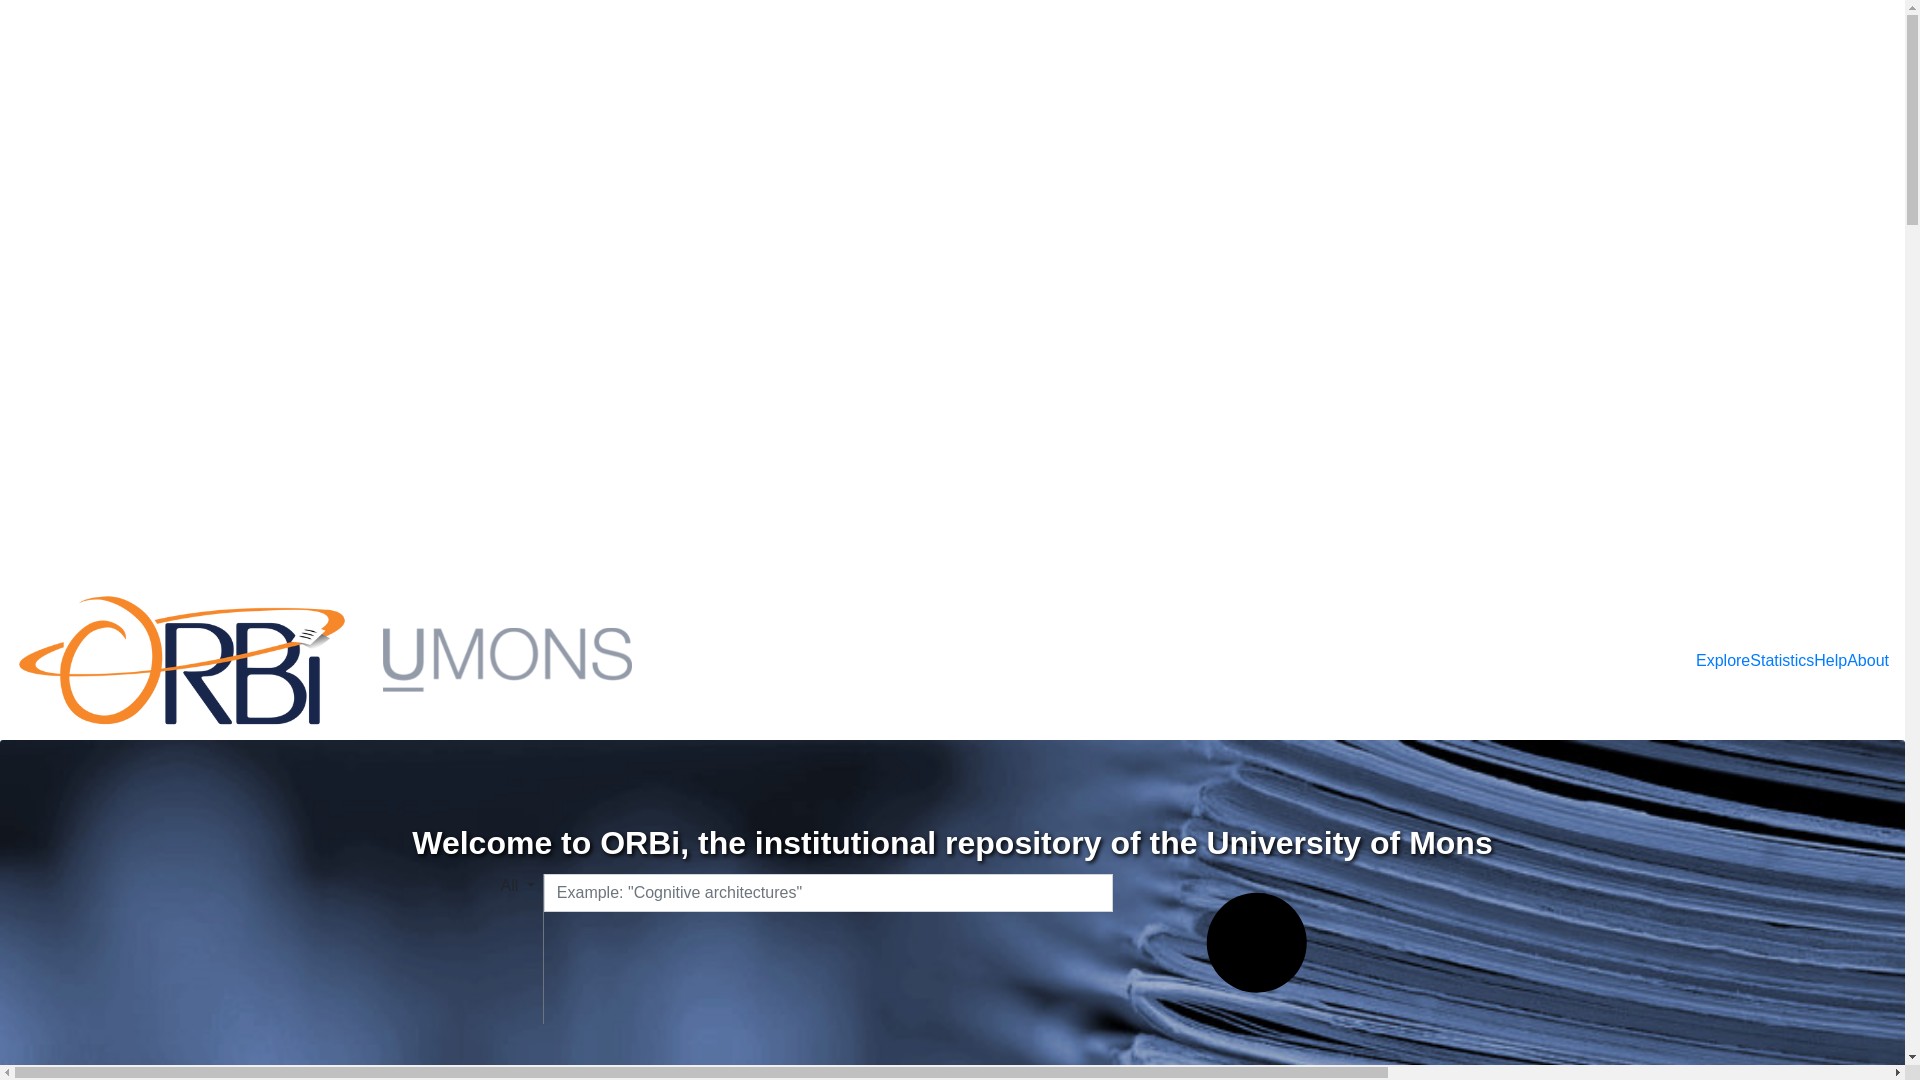  Describe the element at coordinates (1830, 660) in the screenshot. I see `'Help'` at that location.